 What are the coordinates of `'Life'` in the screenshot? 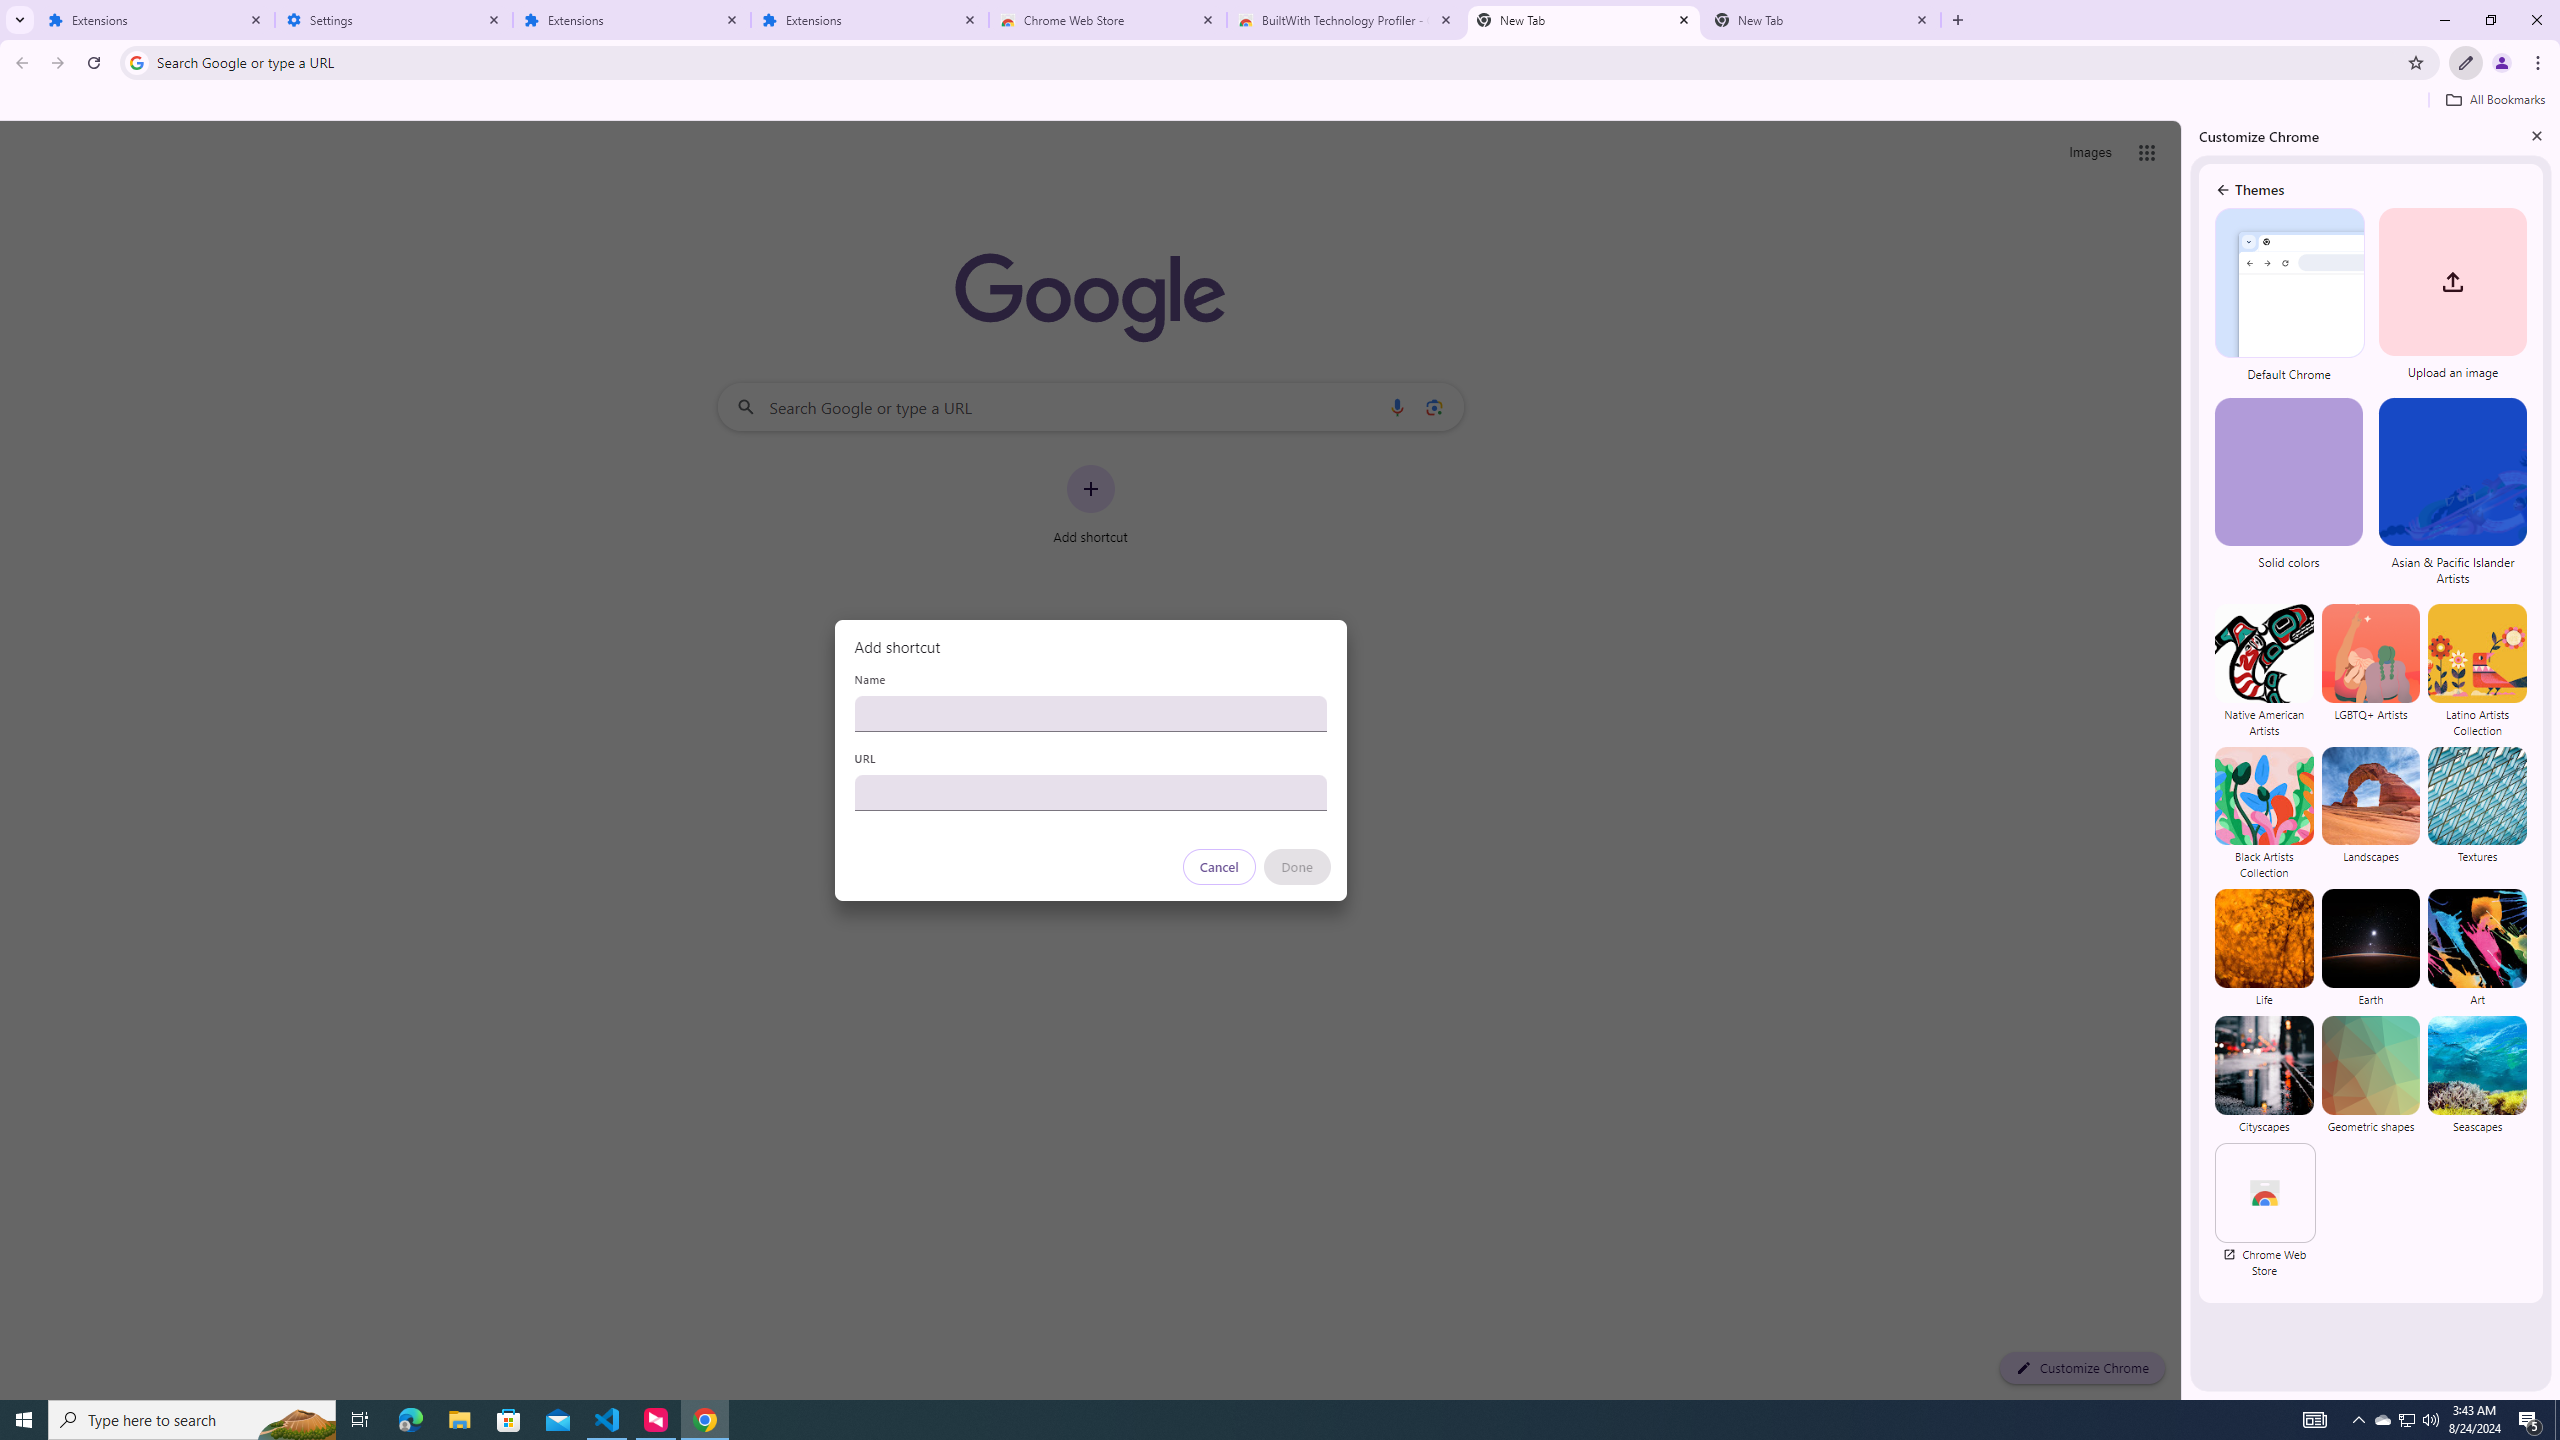 It's located at (2263, 947).